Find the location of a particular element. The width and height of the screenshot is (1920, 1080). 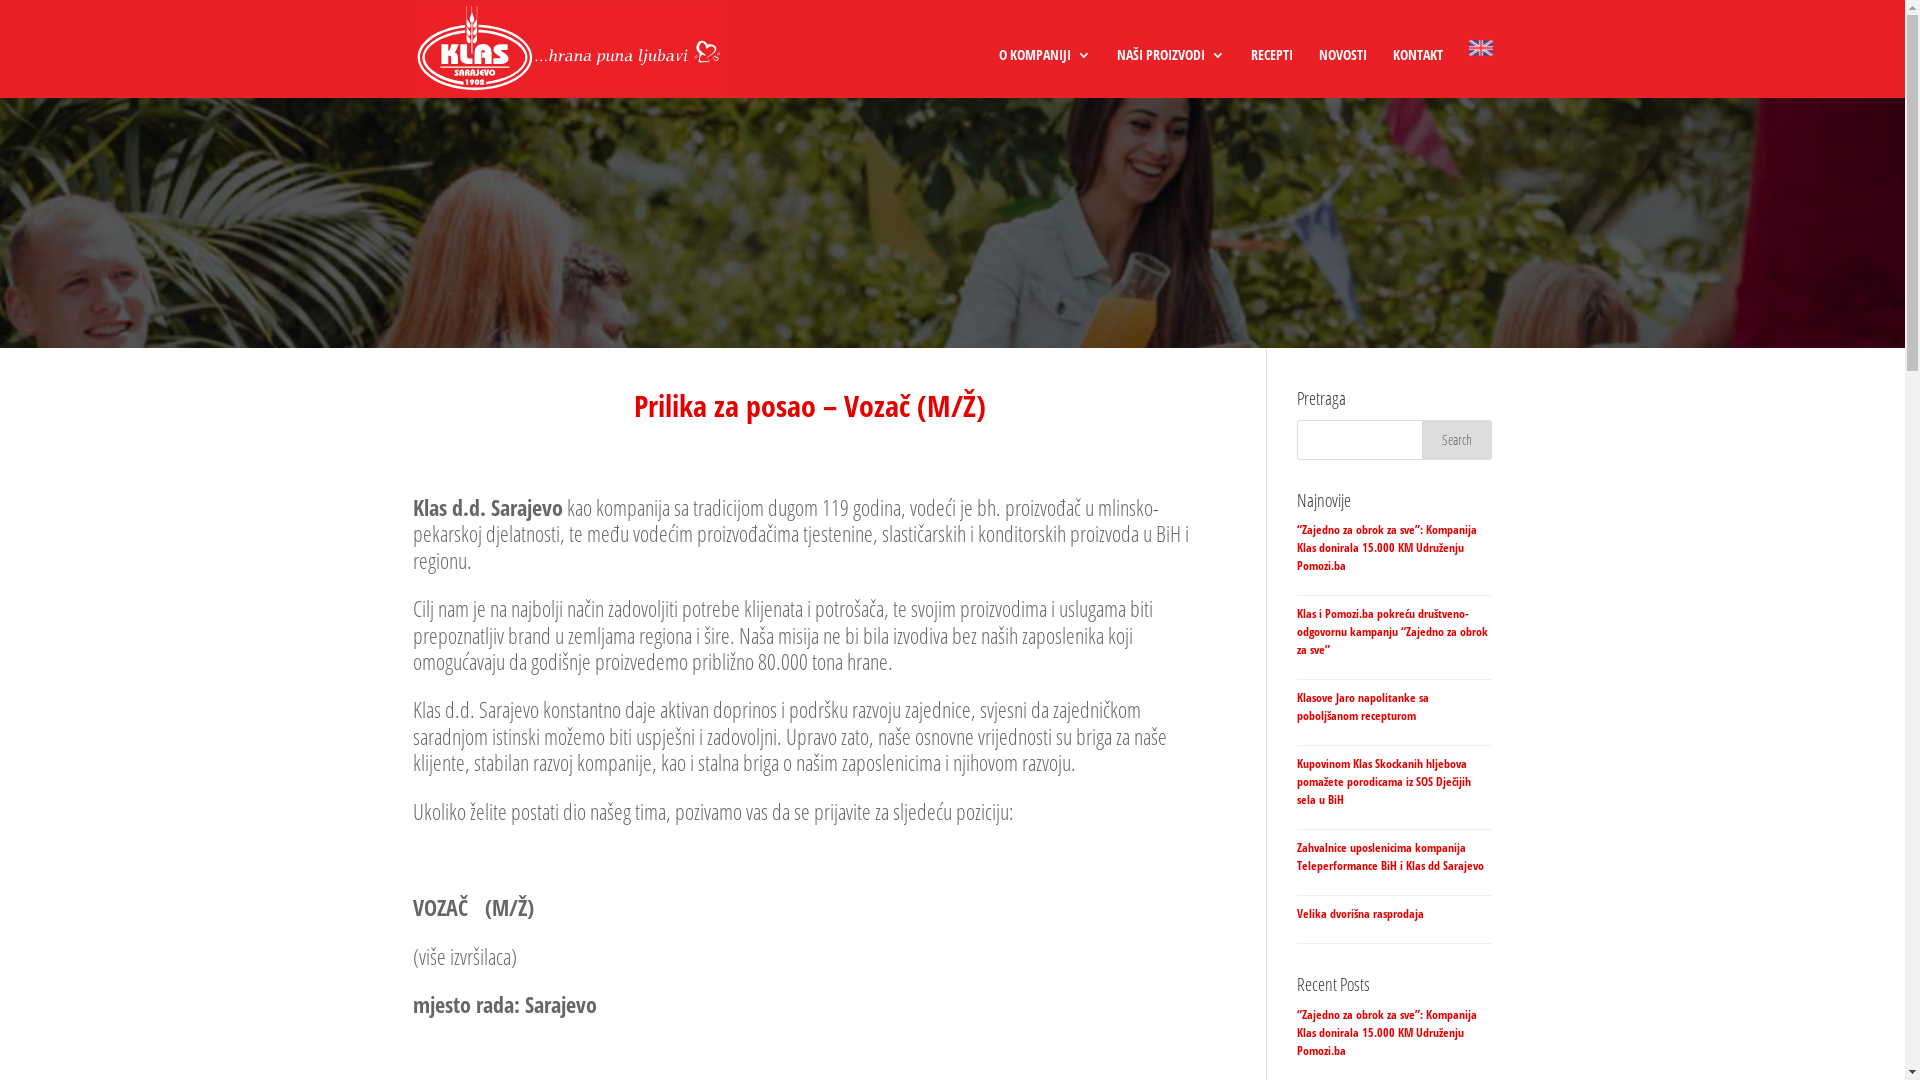

'KONTAKT' is located at coordinates (1415, 72).